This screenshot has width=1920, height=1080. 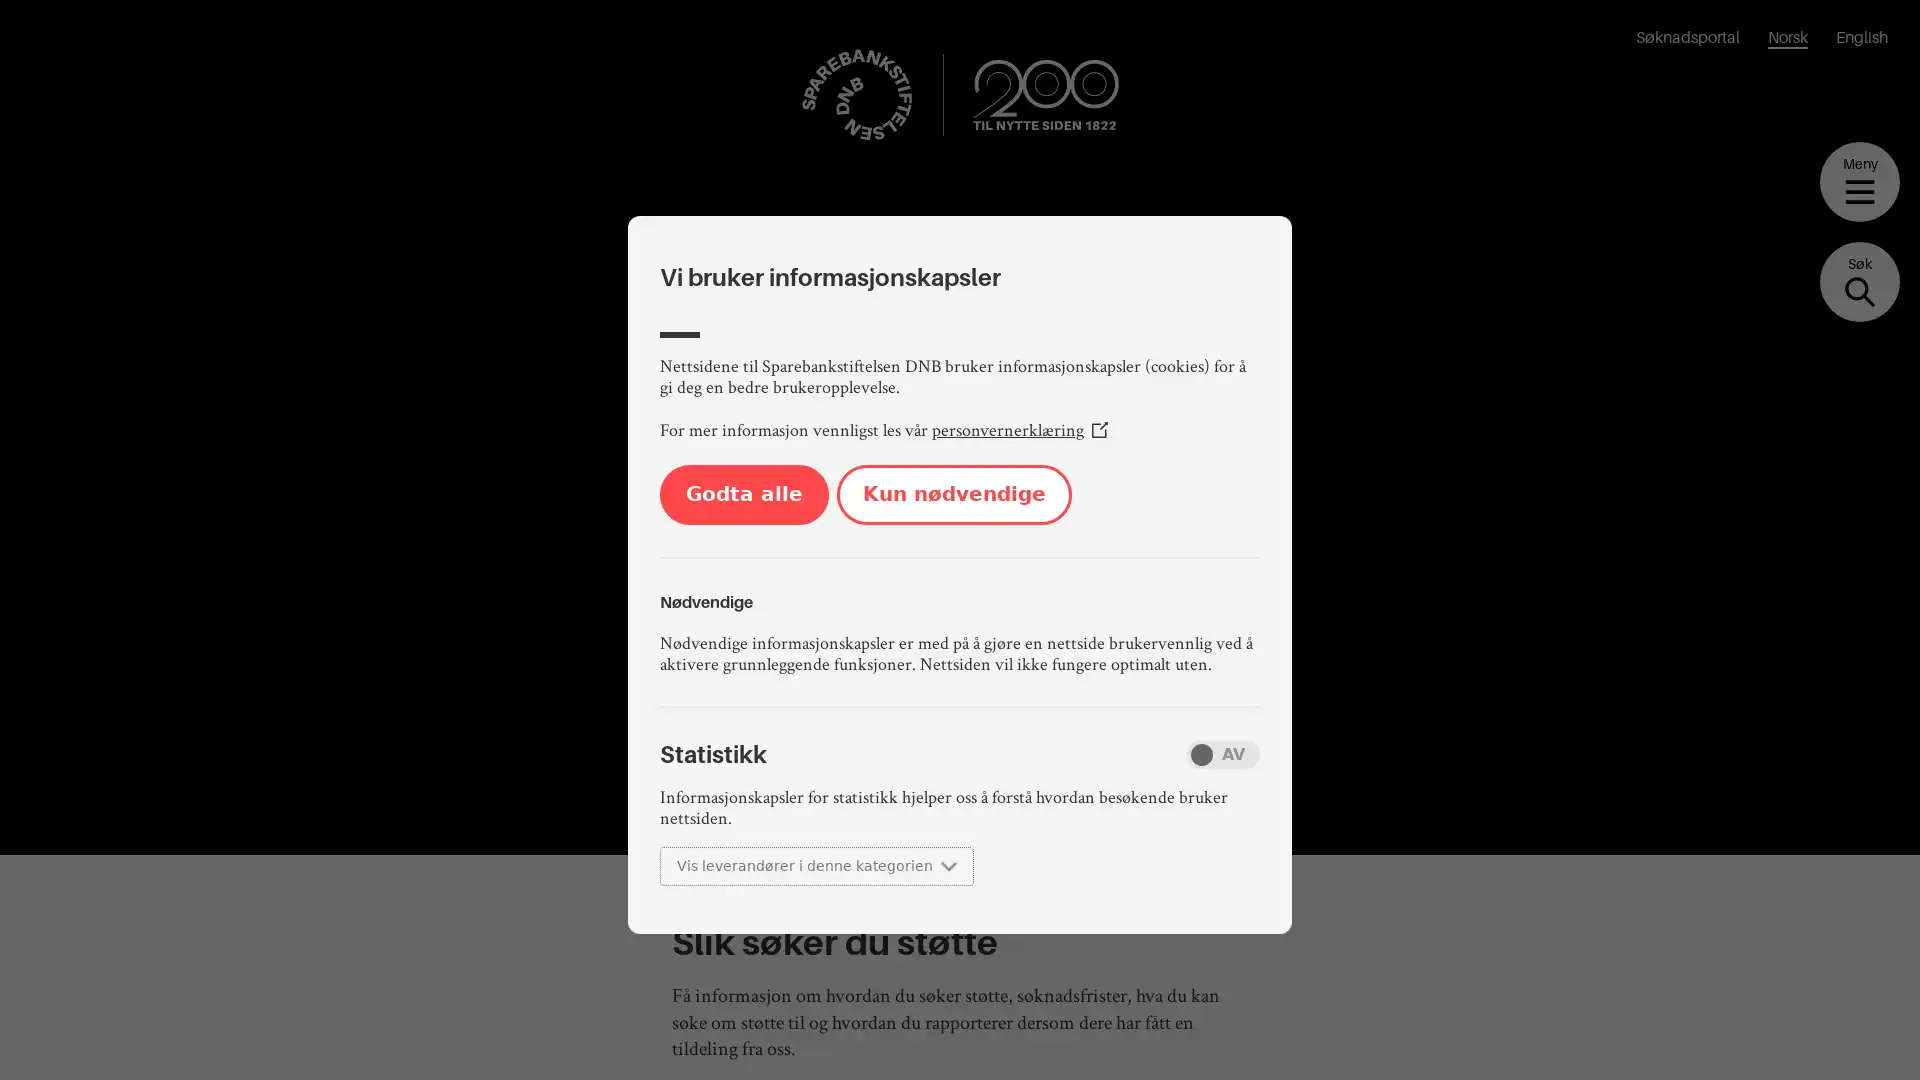 I want to click on Kun ndvendige, so click(x=953, y=494).